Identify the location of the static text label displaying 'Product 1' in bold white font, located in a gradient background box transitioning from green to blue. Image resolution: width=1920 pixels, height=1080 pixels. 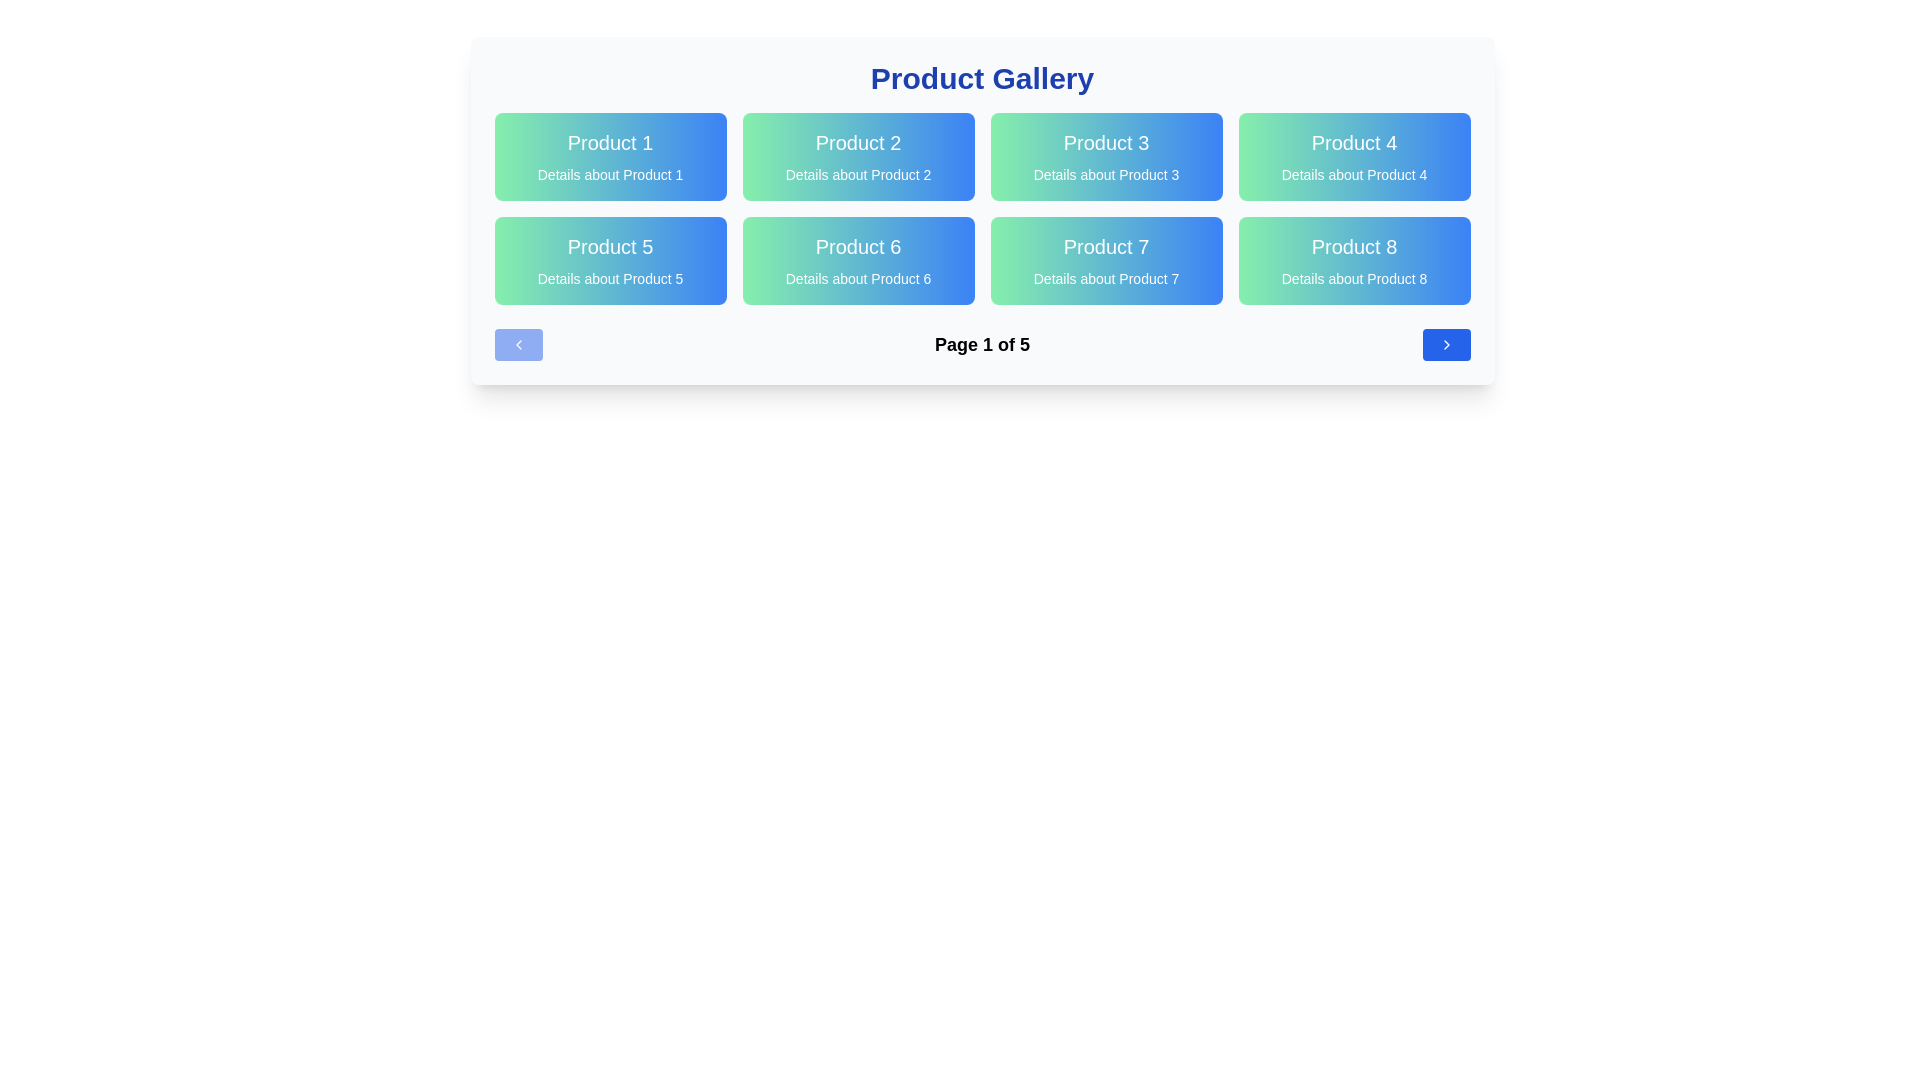
(609, 141).